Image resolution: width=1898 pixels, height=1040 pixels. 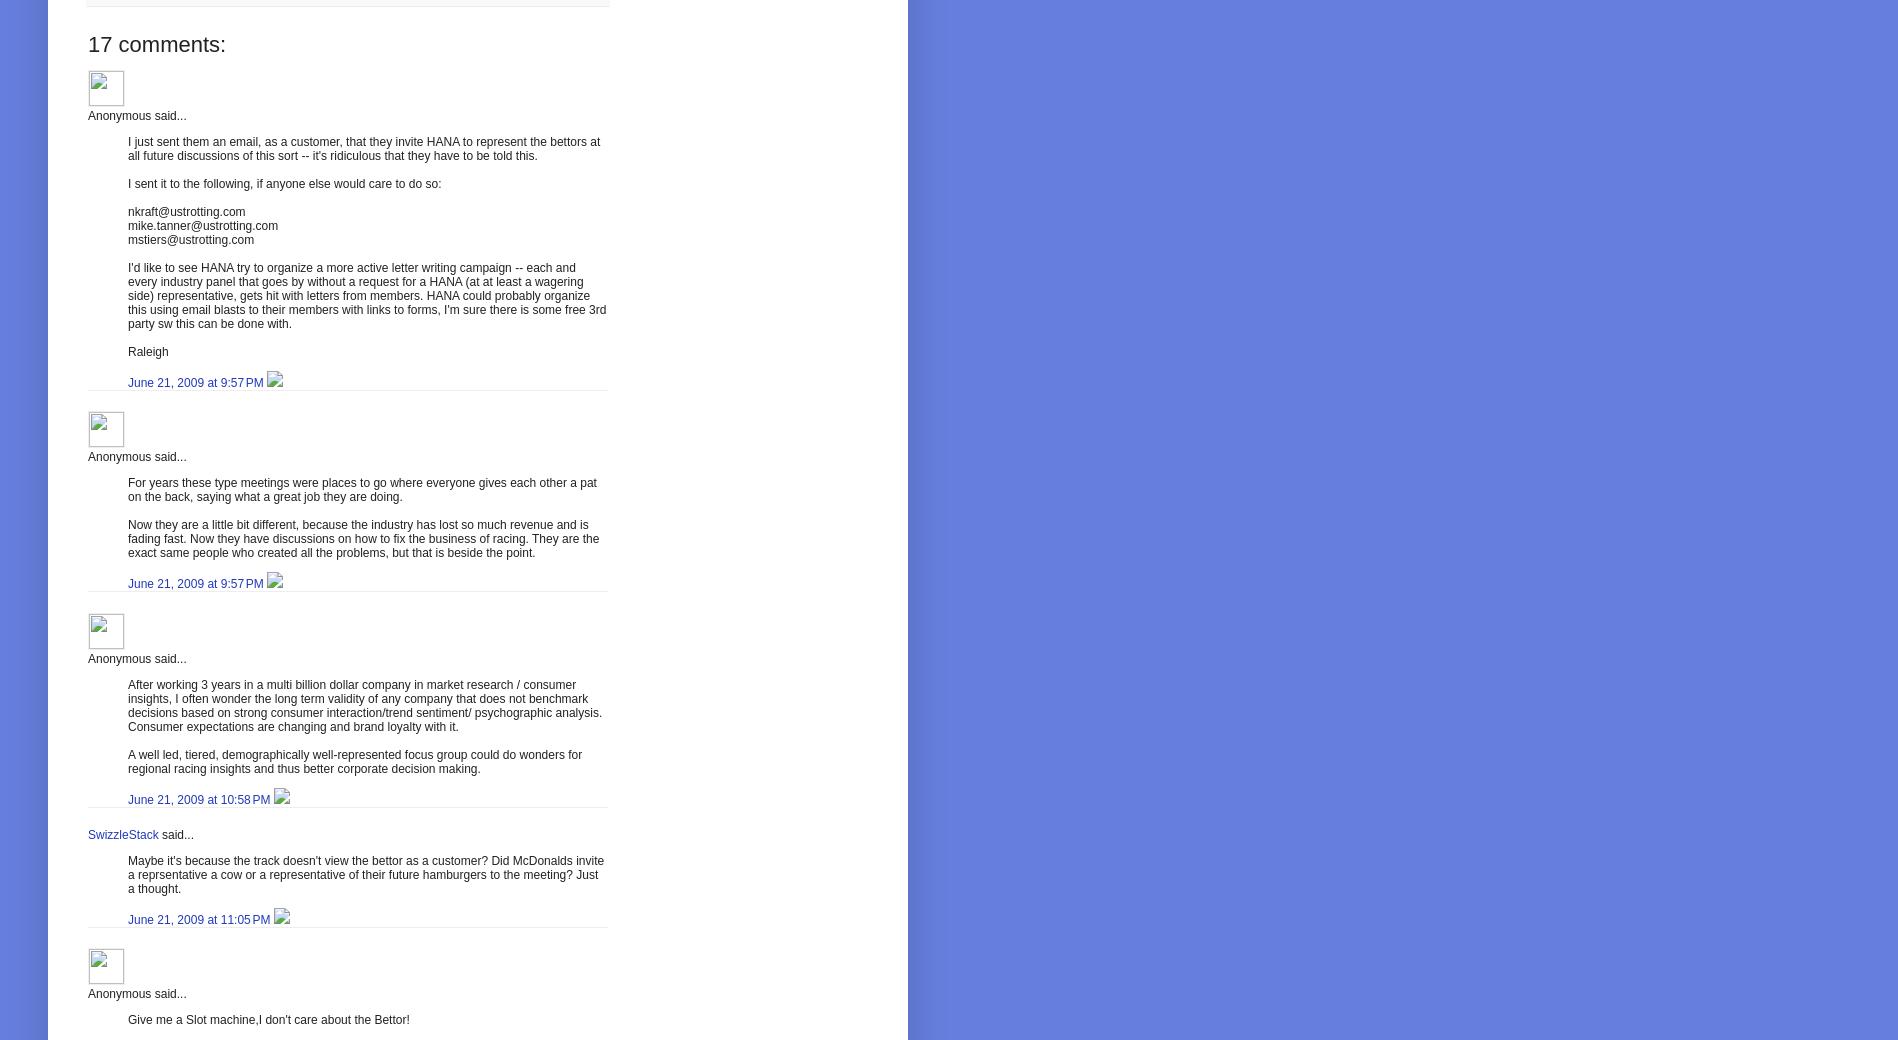 What do you see at coordinates (174, 834) in the screenshot?
I see `'said...'` at bounding box center [174, 834].